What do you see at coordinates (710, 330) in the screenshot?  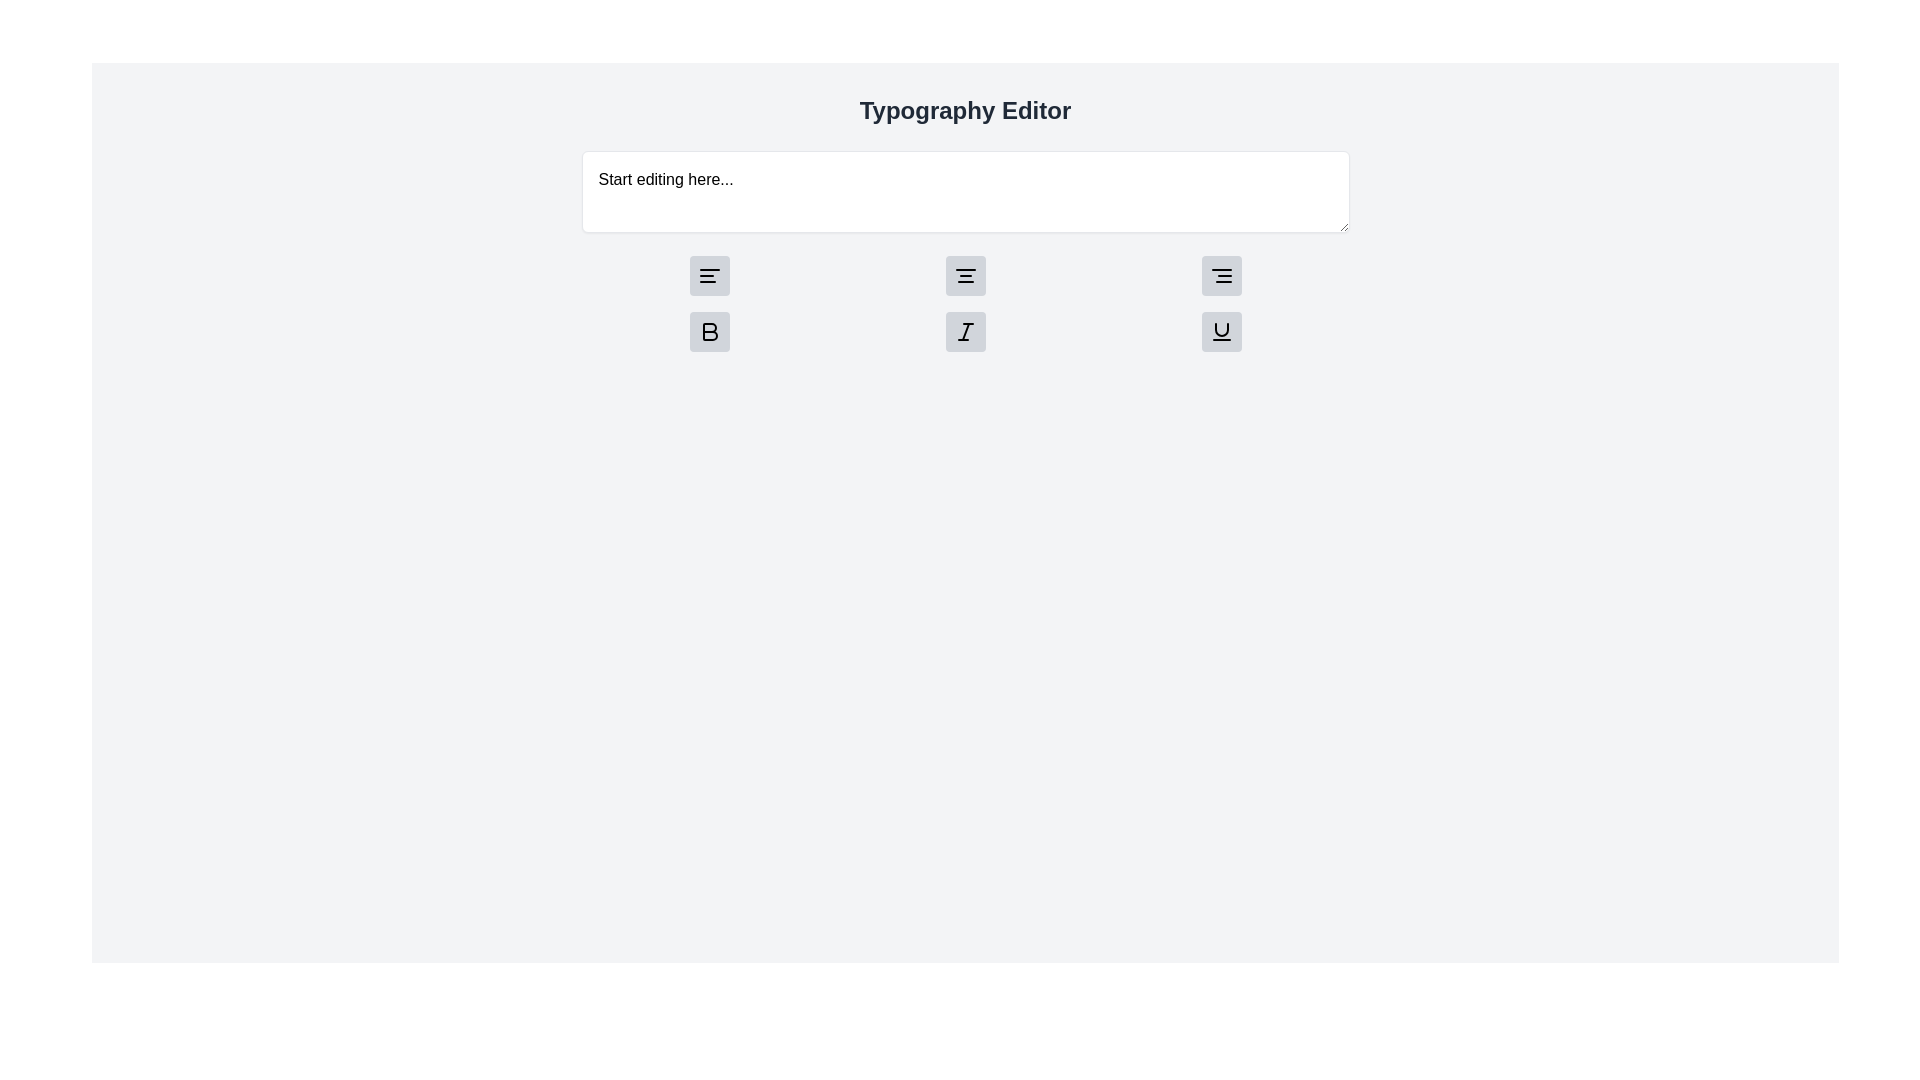 I see `the bold formatting icon button in the typography editor to apply bold styling to the selected text` at bounding box center [710, 330].